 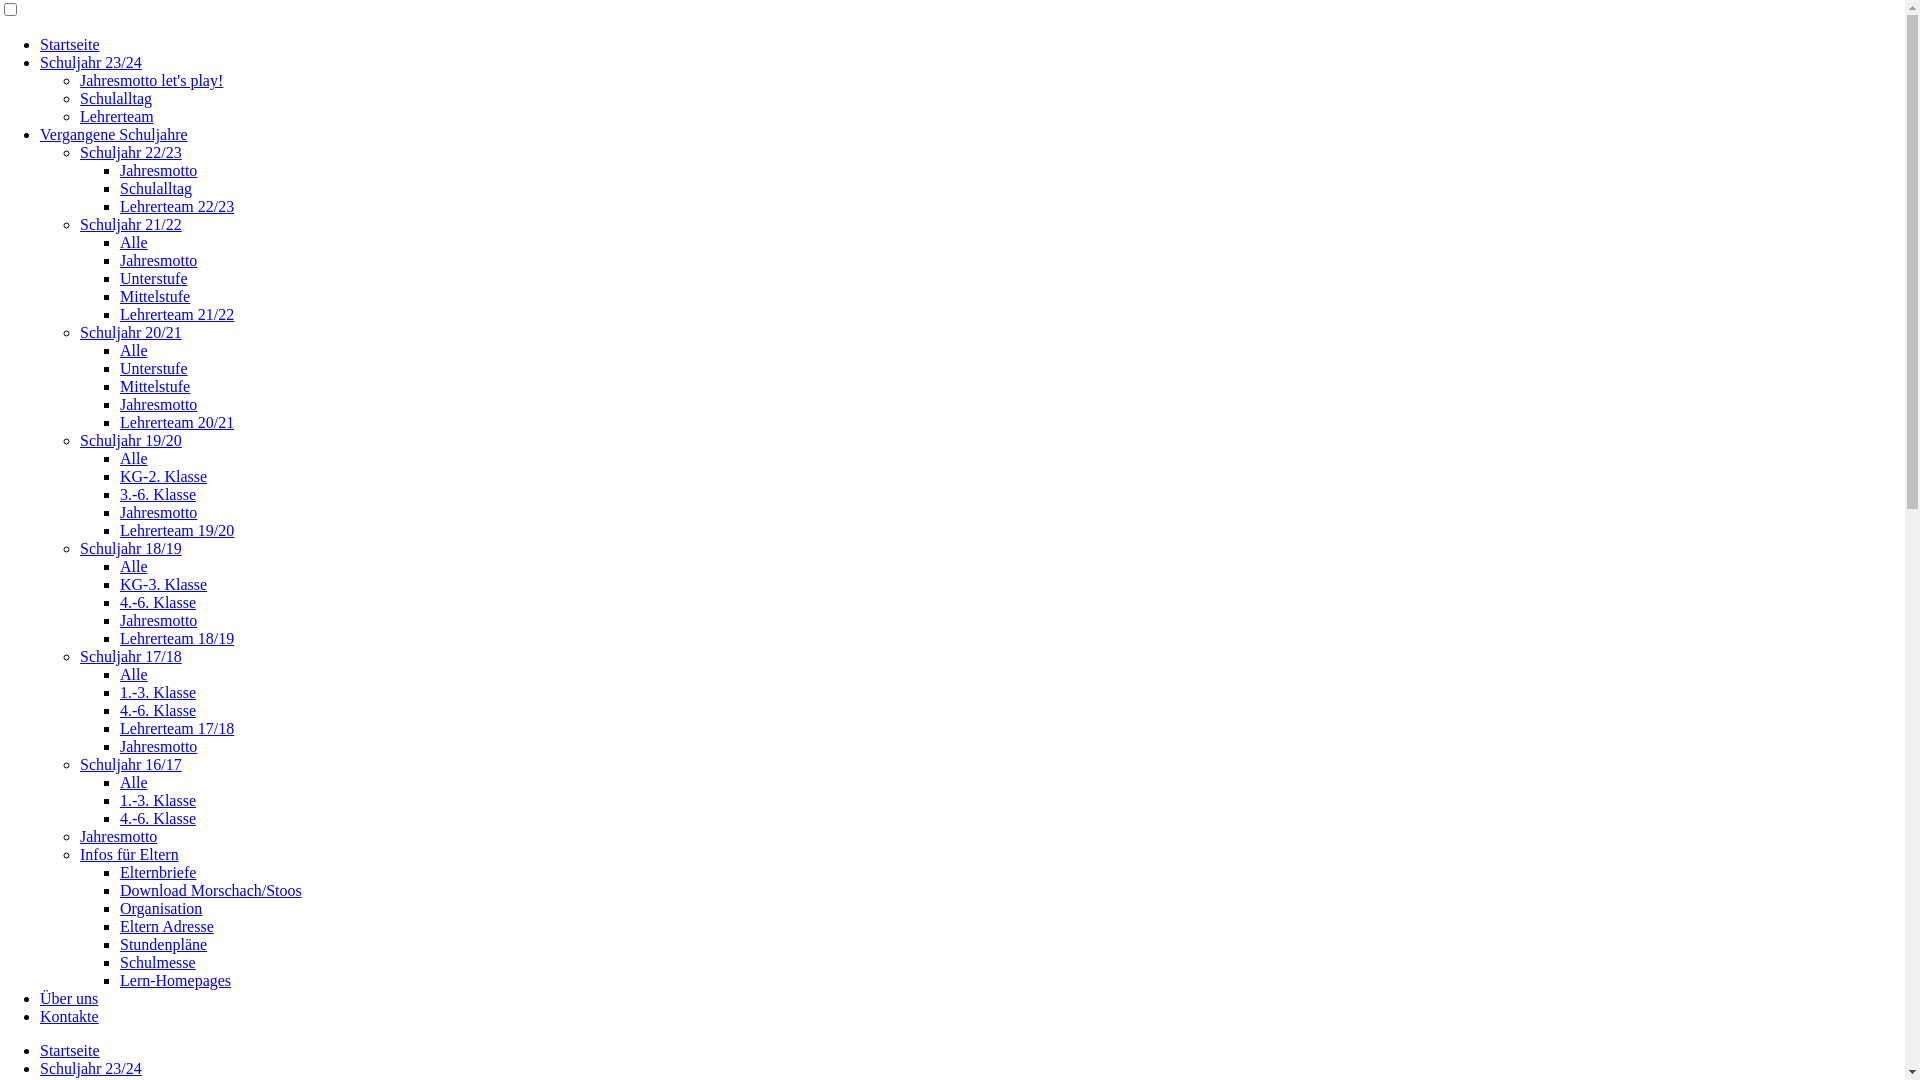 What do you see at coordinates (133, 566) in the screenshot?
I see `'Alle'` at bounding box center [133, 566].